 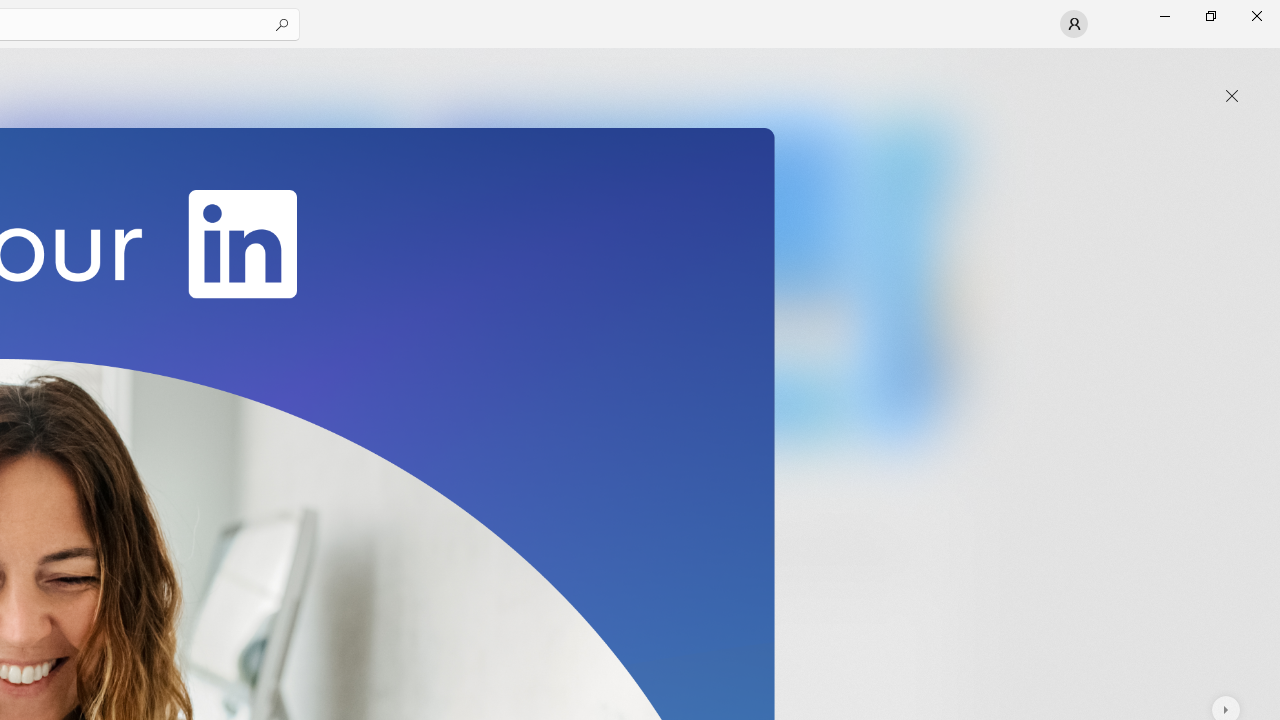 What do you see at coordinates (1209, 15) in the screenshot?
I see `'Restore Microsoft Store'` at bounding box center [1209, 15].